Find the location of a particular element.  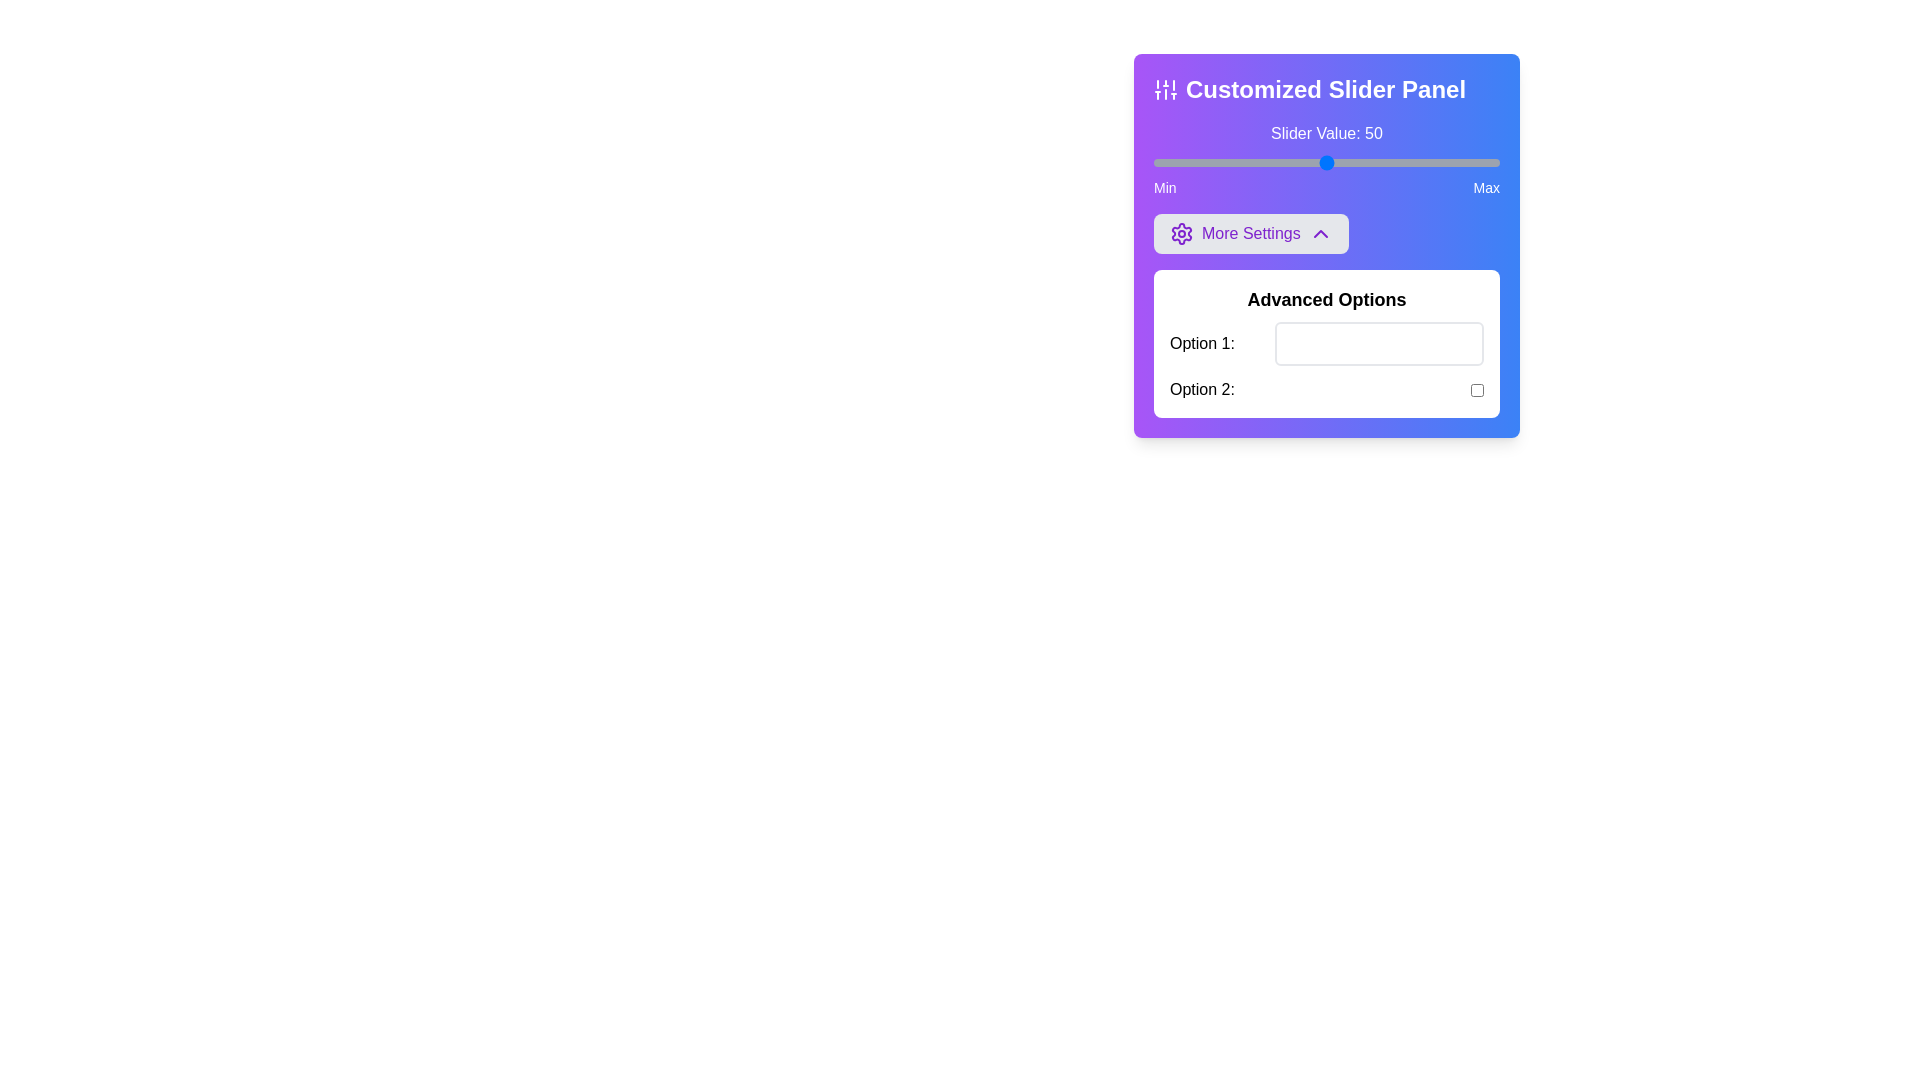

the slider is located at coordinates (1354, 161).